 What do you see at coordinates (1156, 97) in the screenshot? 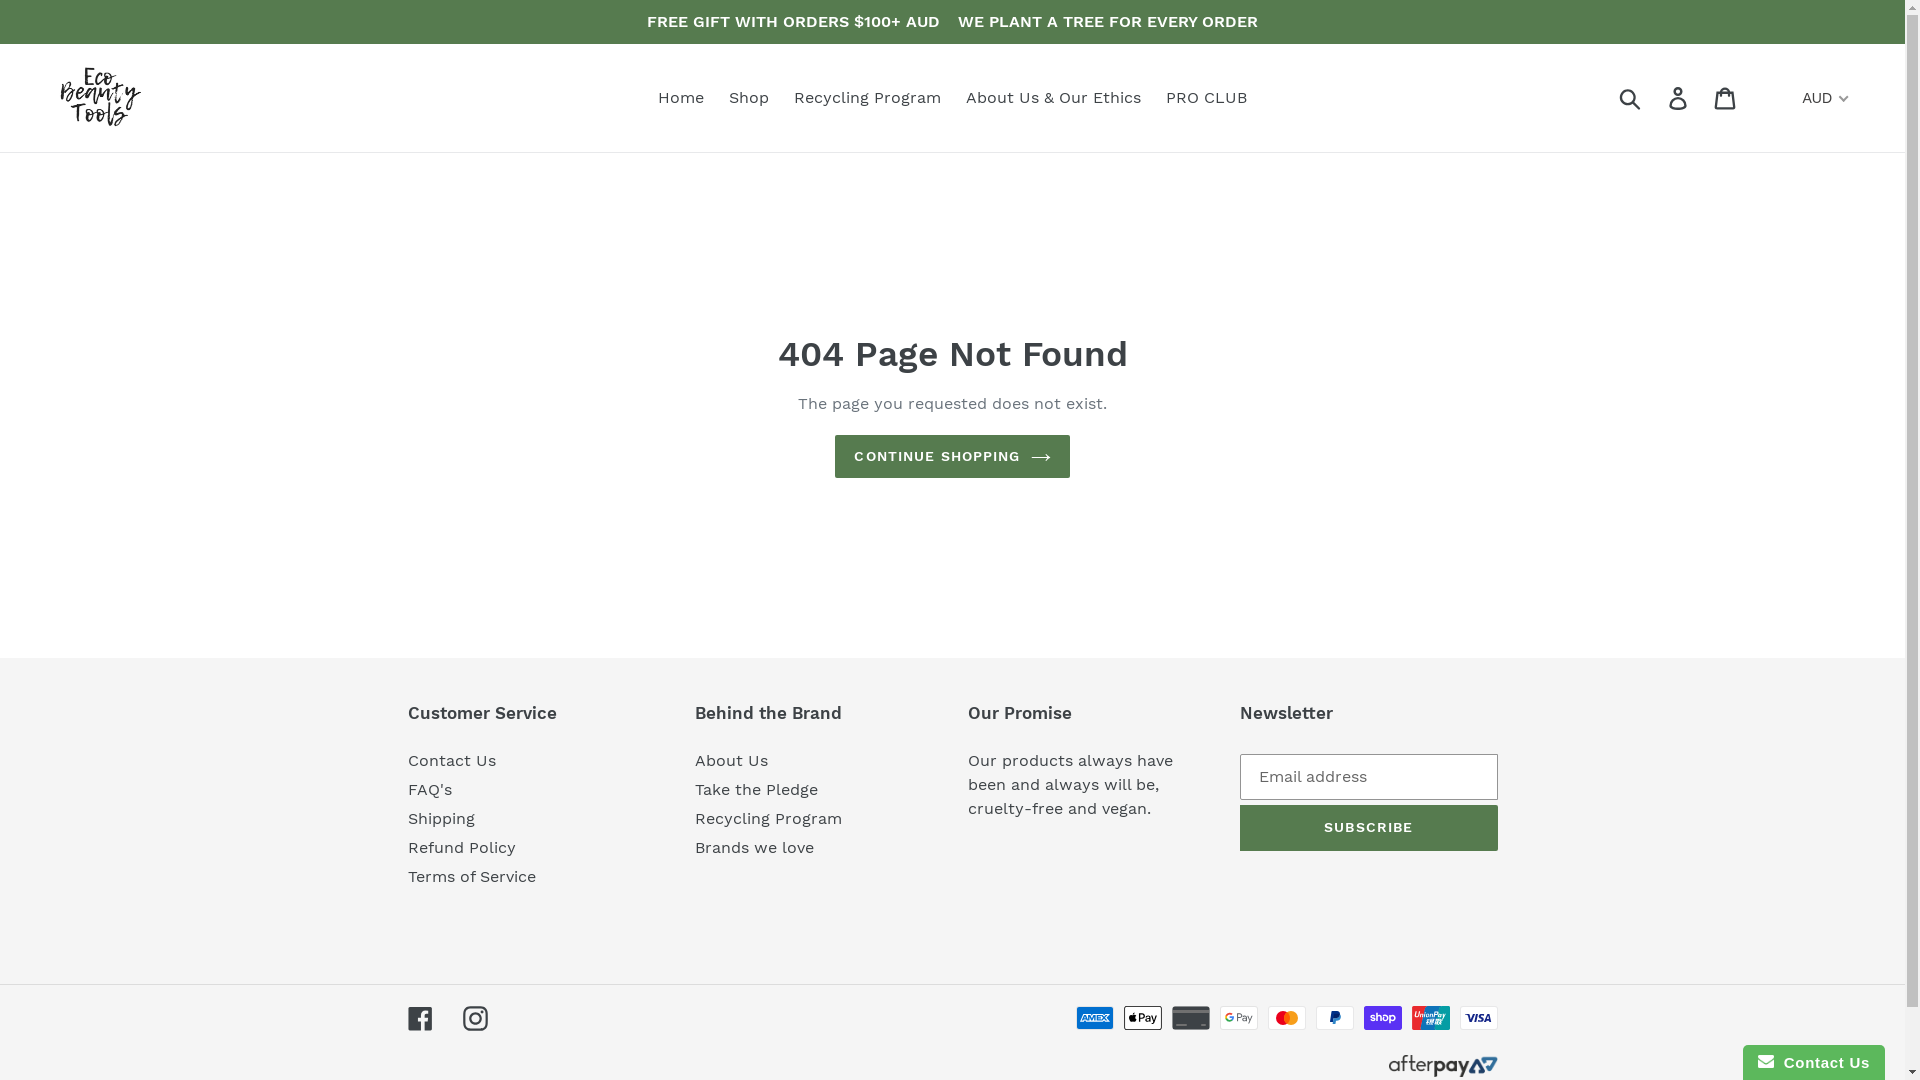
I see `'PRO CLUB'` at bounding box center [1156, 97].